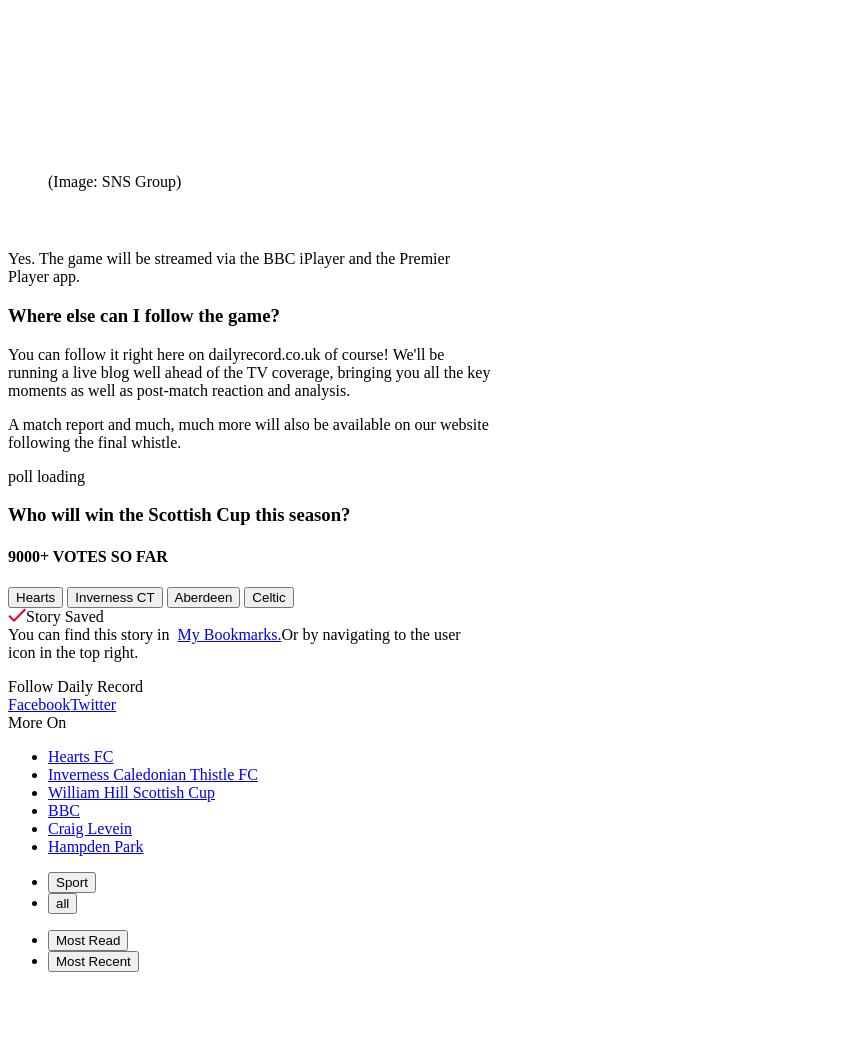 Image resolution: width=858 pixels, height=1046 pixels. What do you see at coordinates (151, 772) in the screenshot?
I see `'Inverness Caledonian Thistle FC'` at bounding box center [151, 772].